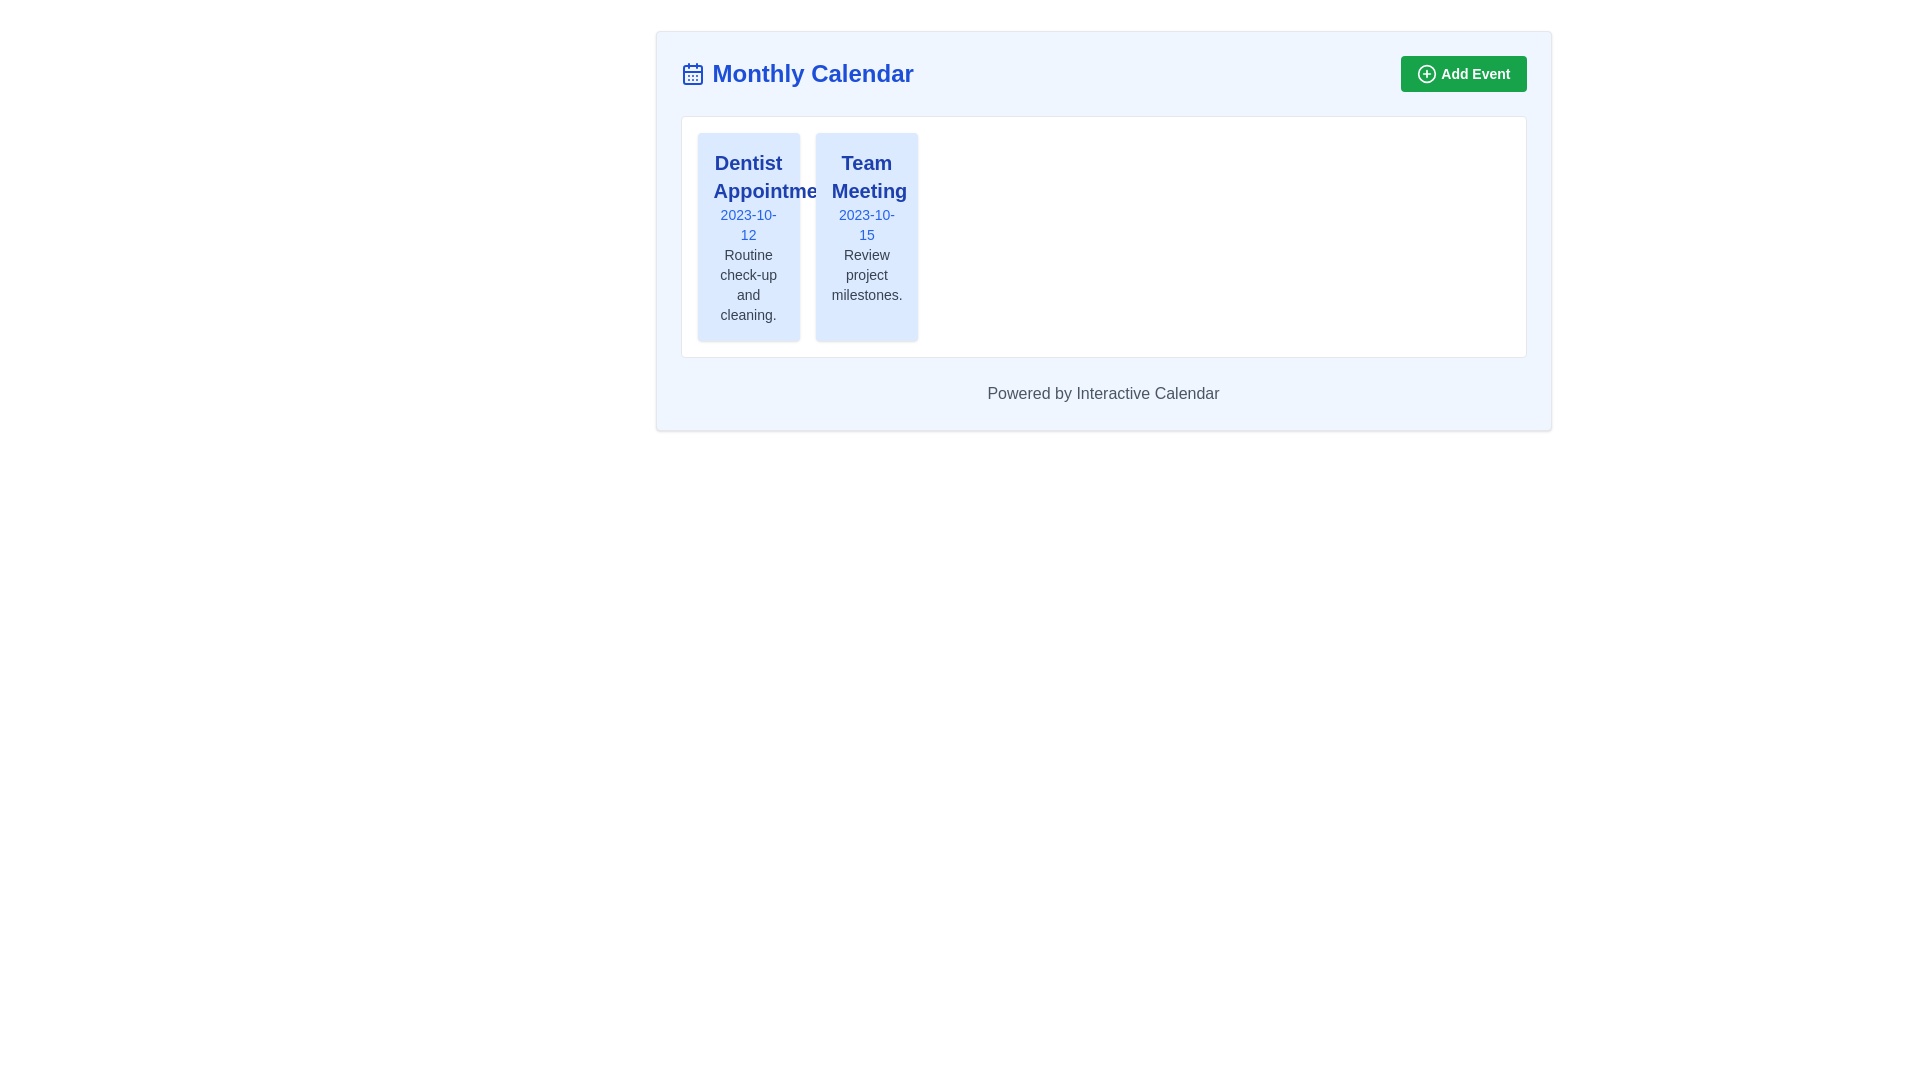  I want to click on the event card titled 'Dentist Appointment', which has a light blue background and contains a date and description, located at the upper-left side of the visible section, so click(747, 235).